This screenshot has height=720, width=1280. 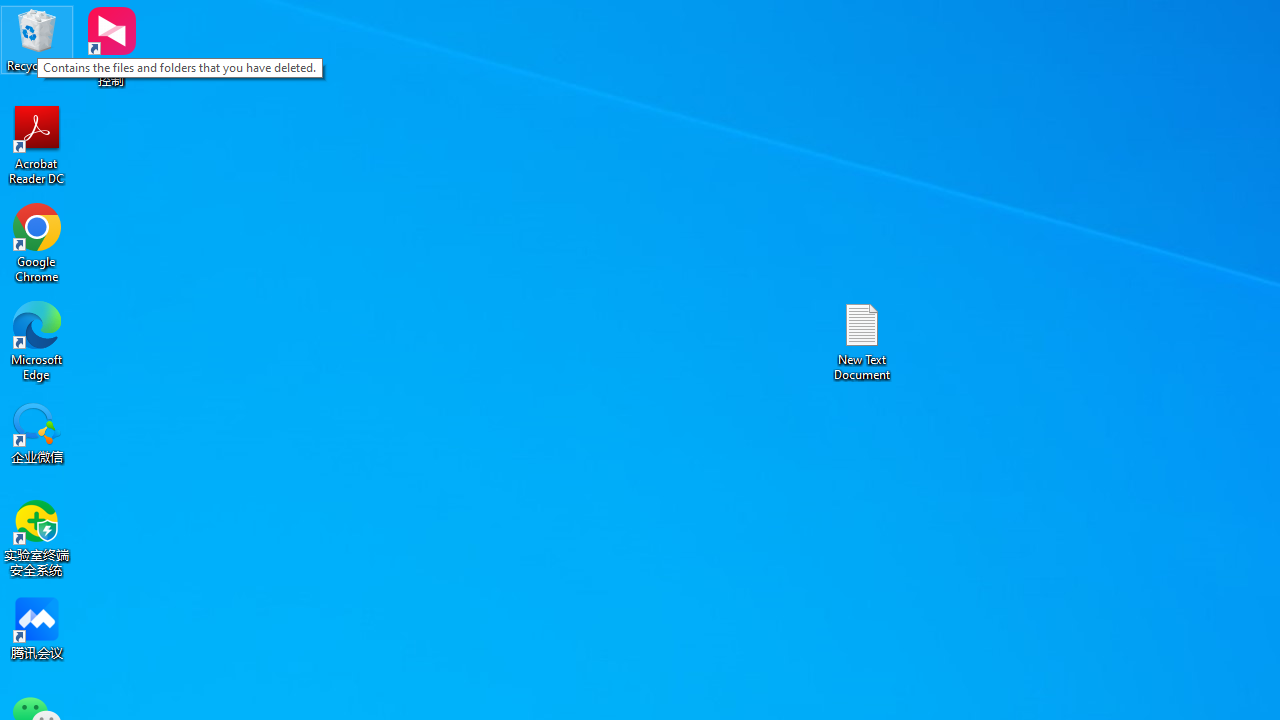 I want to click on 'New Text Document', so click(x=862, y=340).